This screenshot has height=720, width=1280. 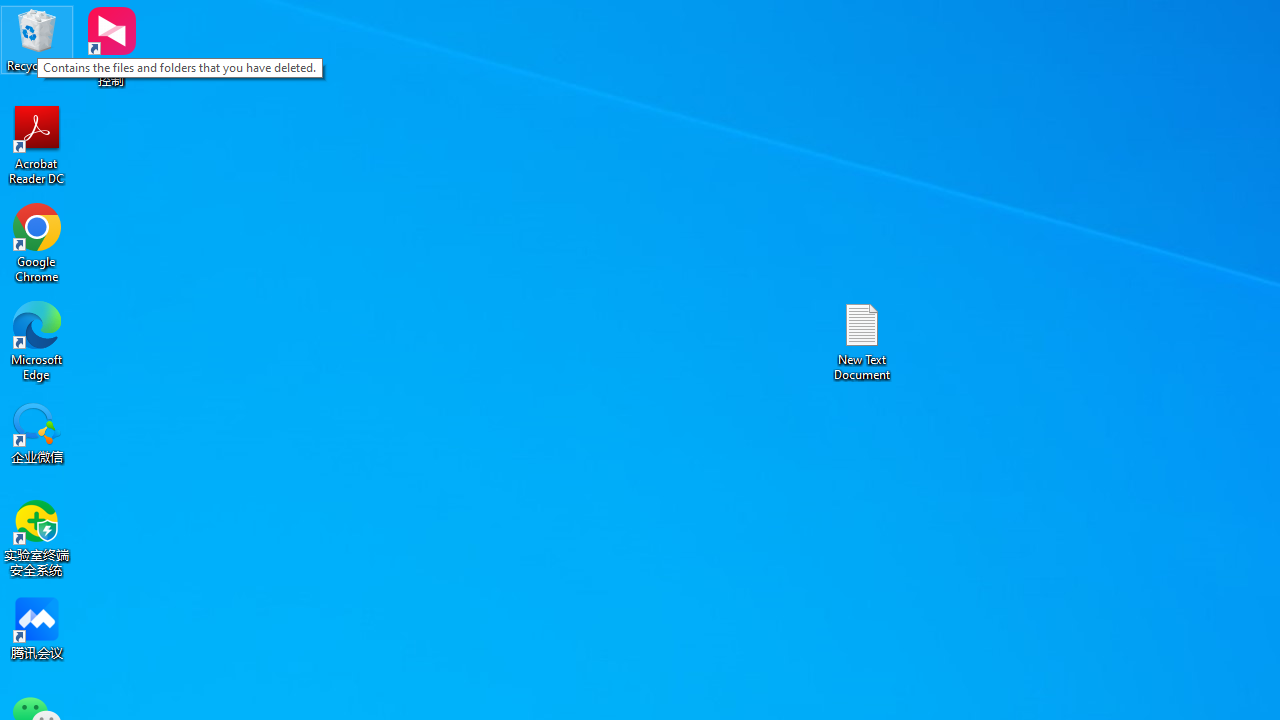 I want to click on 'New Text Document', so click(x=862, y=340).